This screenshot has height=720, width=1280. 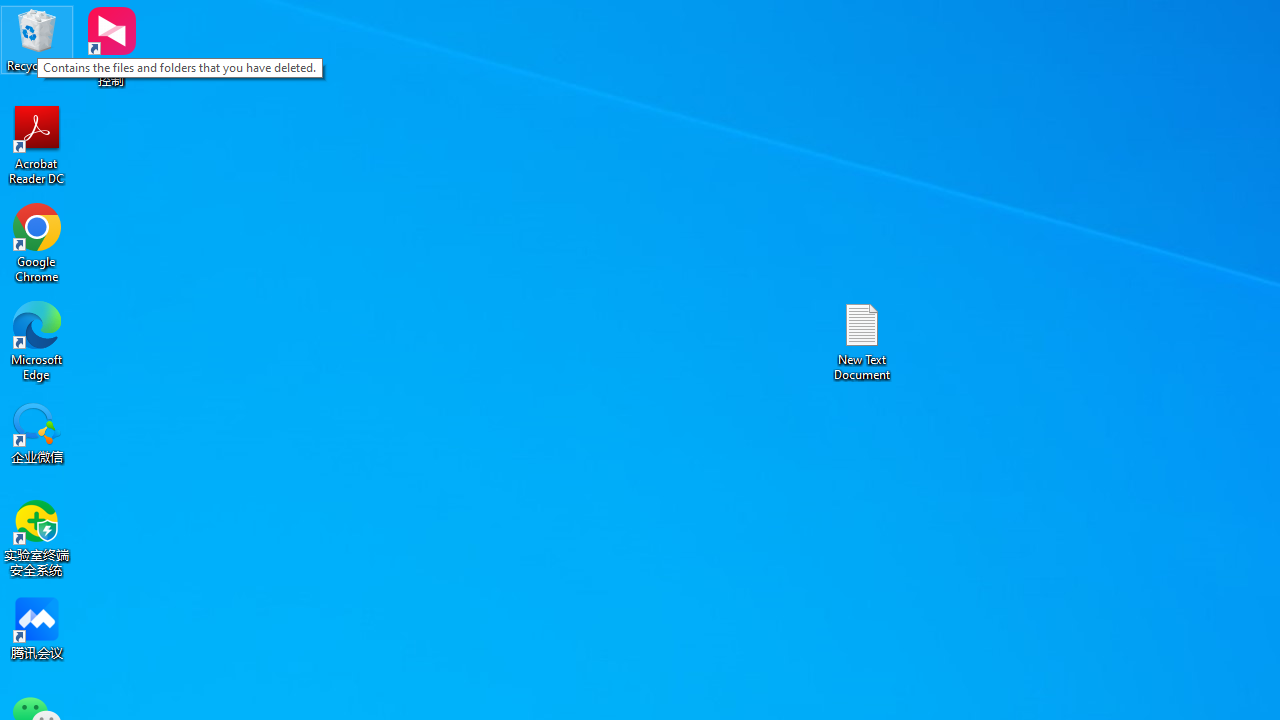 I want to click on 'New Text Document', so click(x=862, y=340).